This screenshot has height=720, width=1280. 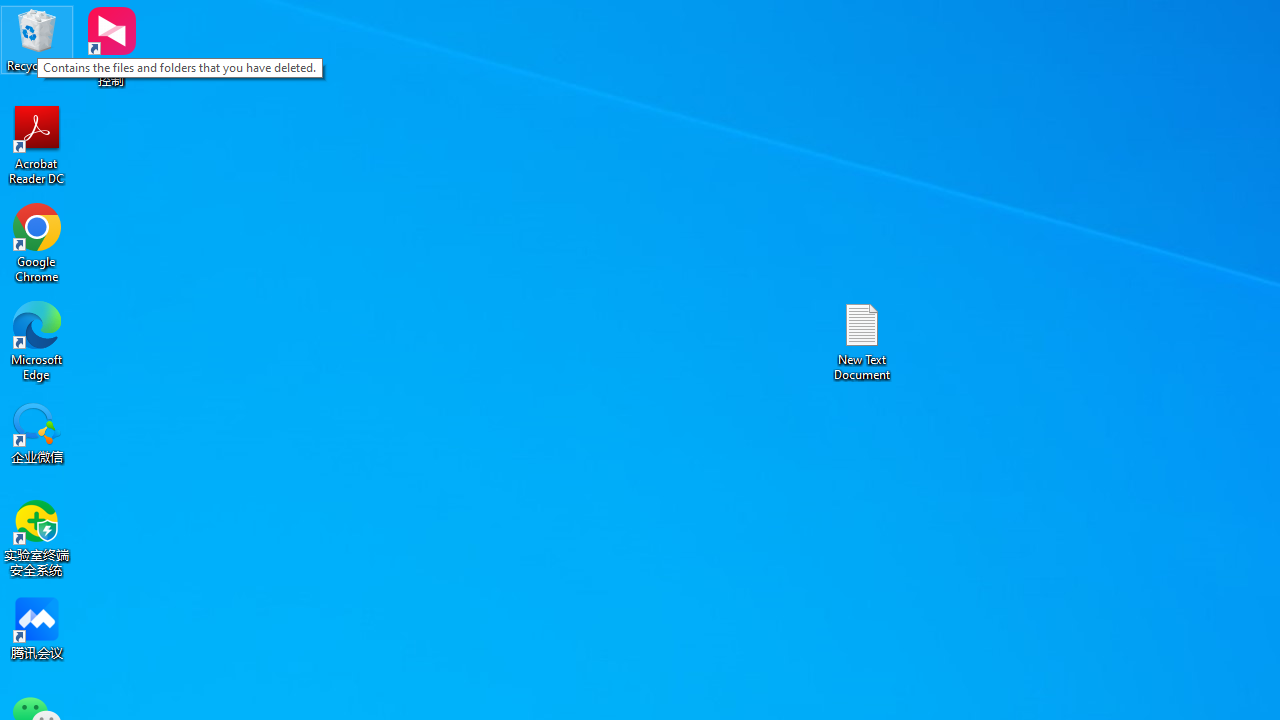 I want to click on 'New Text Document', so click(x=862, y=340).